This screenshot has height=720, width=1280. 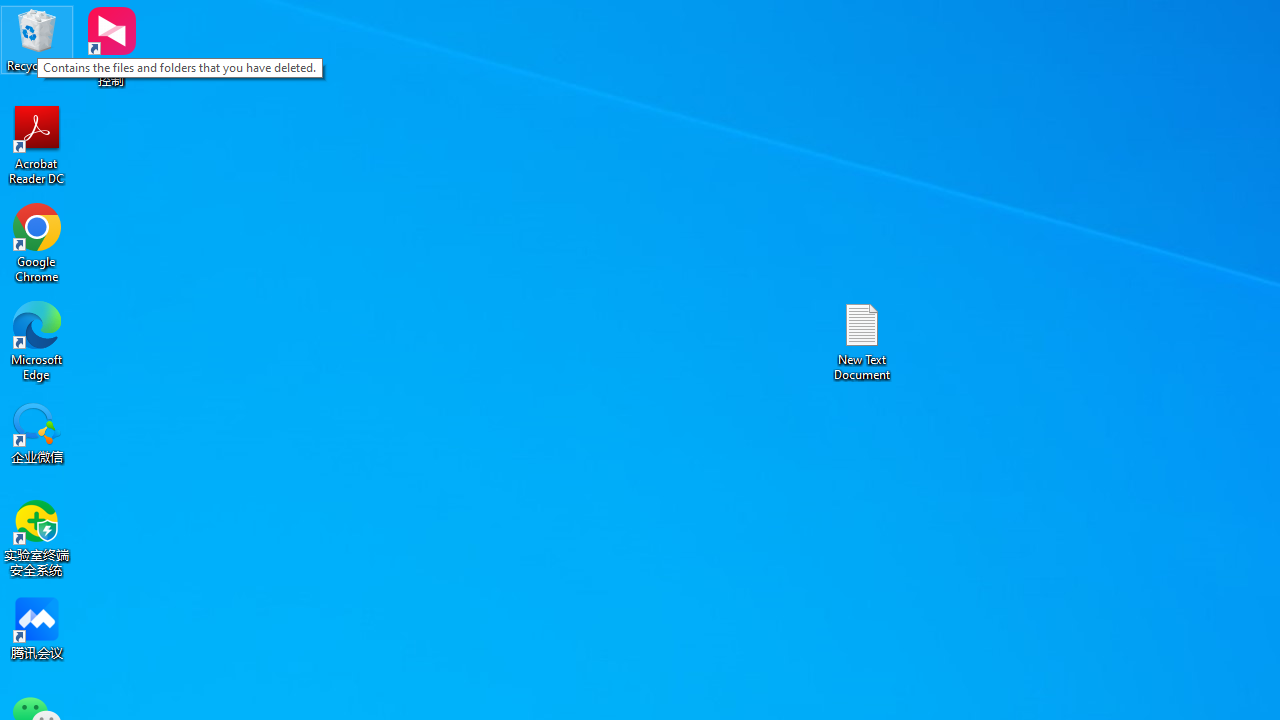 I want to click on 'New Text Document', so click(x=862, y=340).